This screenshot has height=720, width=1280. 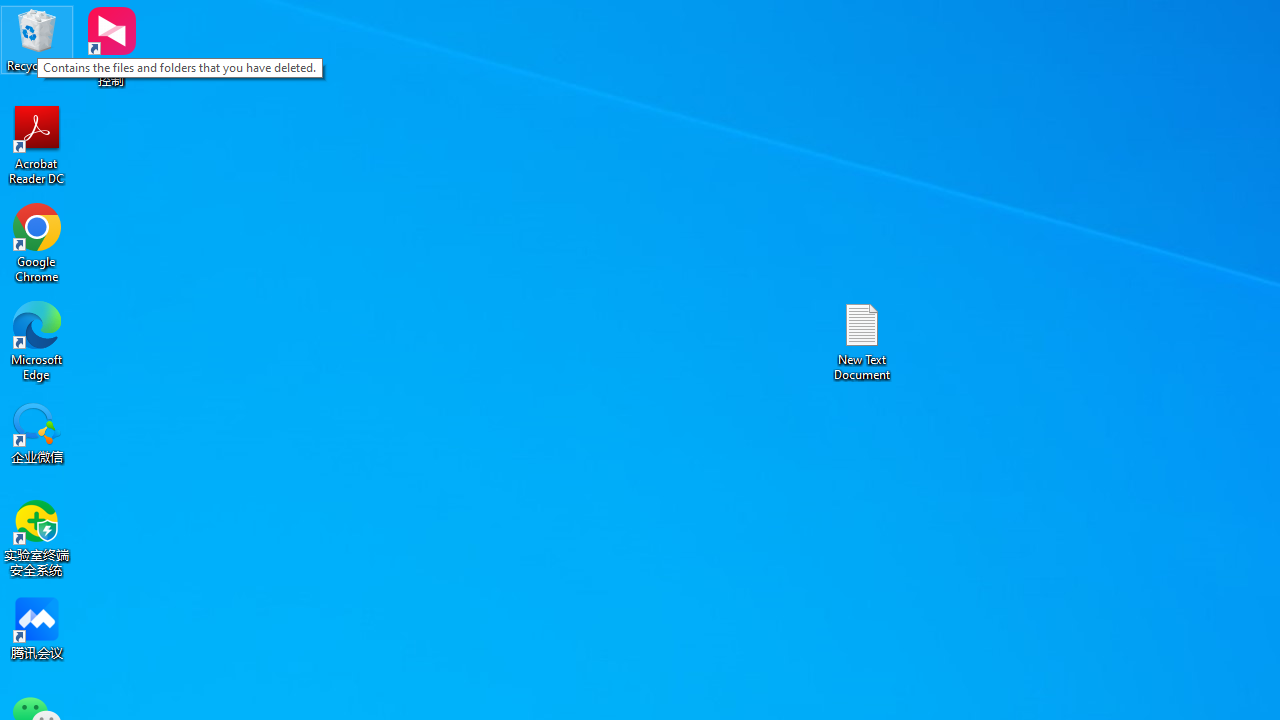 I want to click on 'New Text Document', so click(x=862, y=340).